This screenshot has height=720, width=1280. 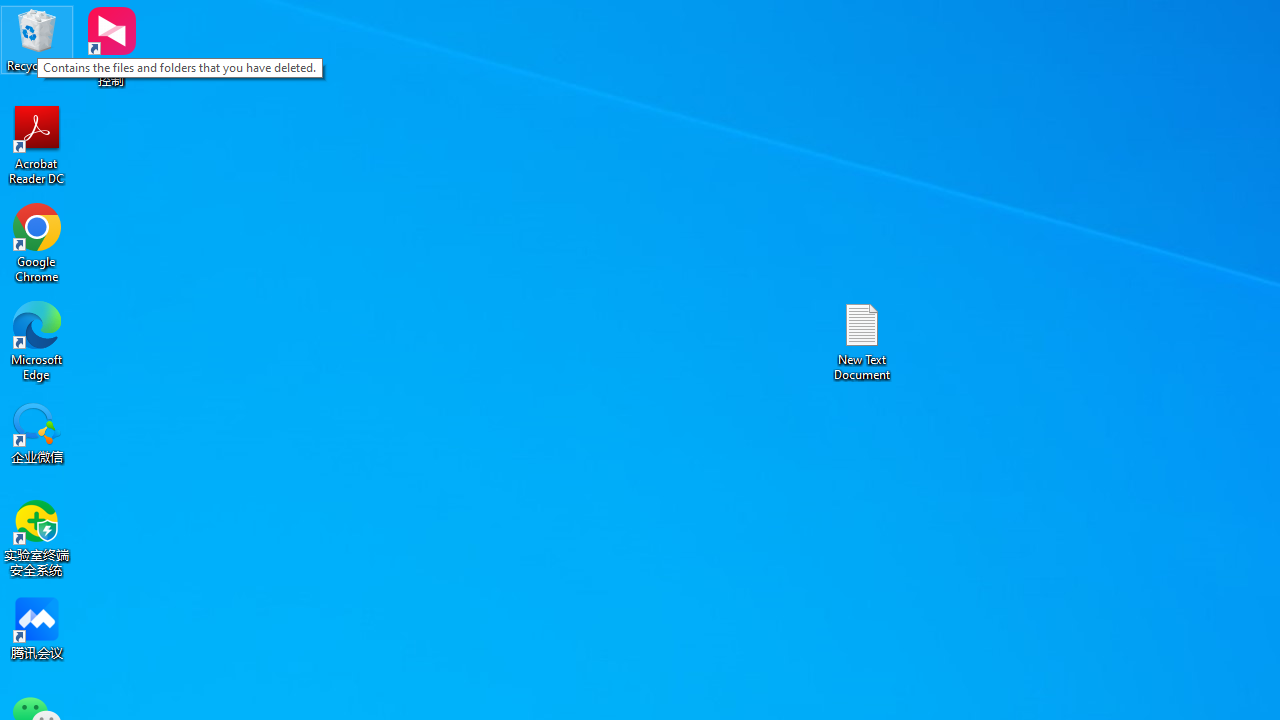 I want to click on 'New Text Document', so click(x=862, y=340).